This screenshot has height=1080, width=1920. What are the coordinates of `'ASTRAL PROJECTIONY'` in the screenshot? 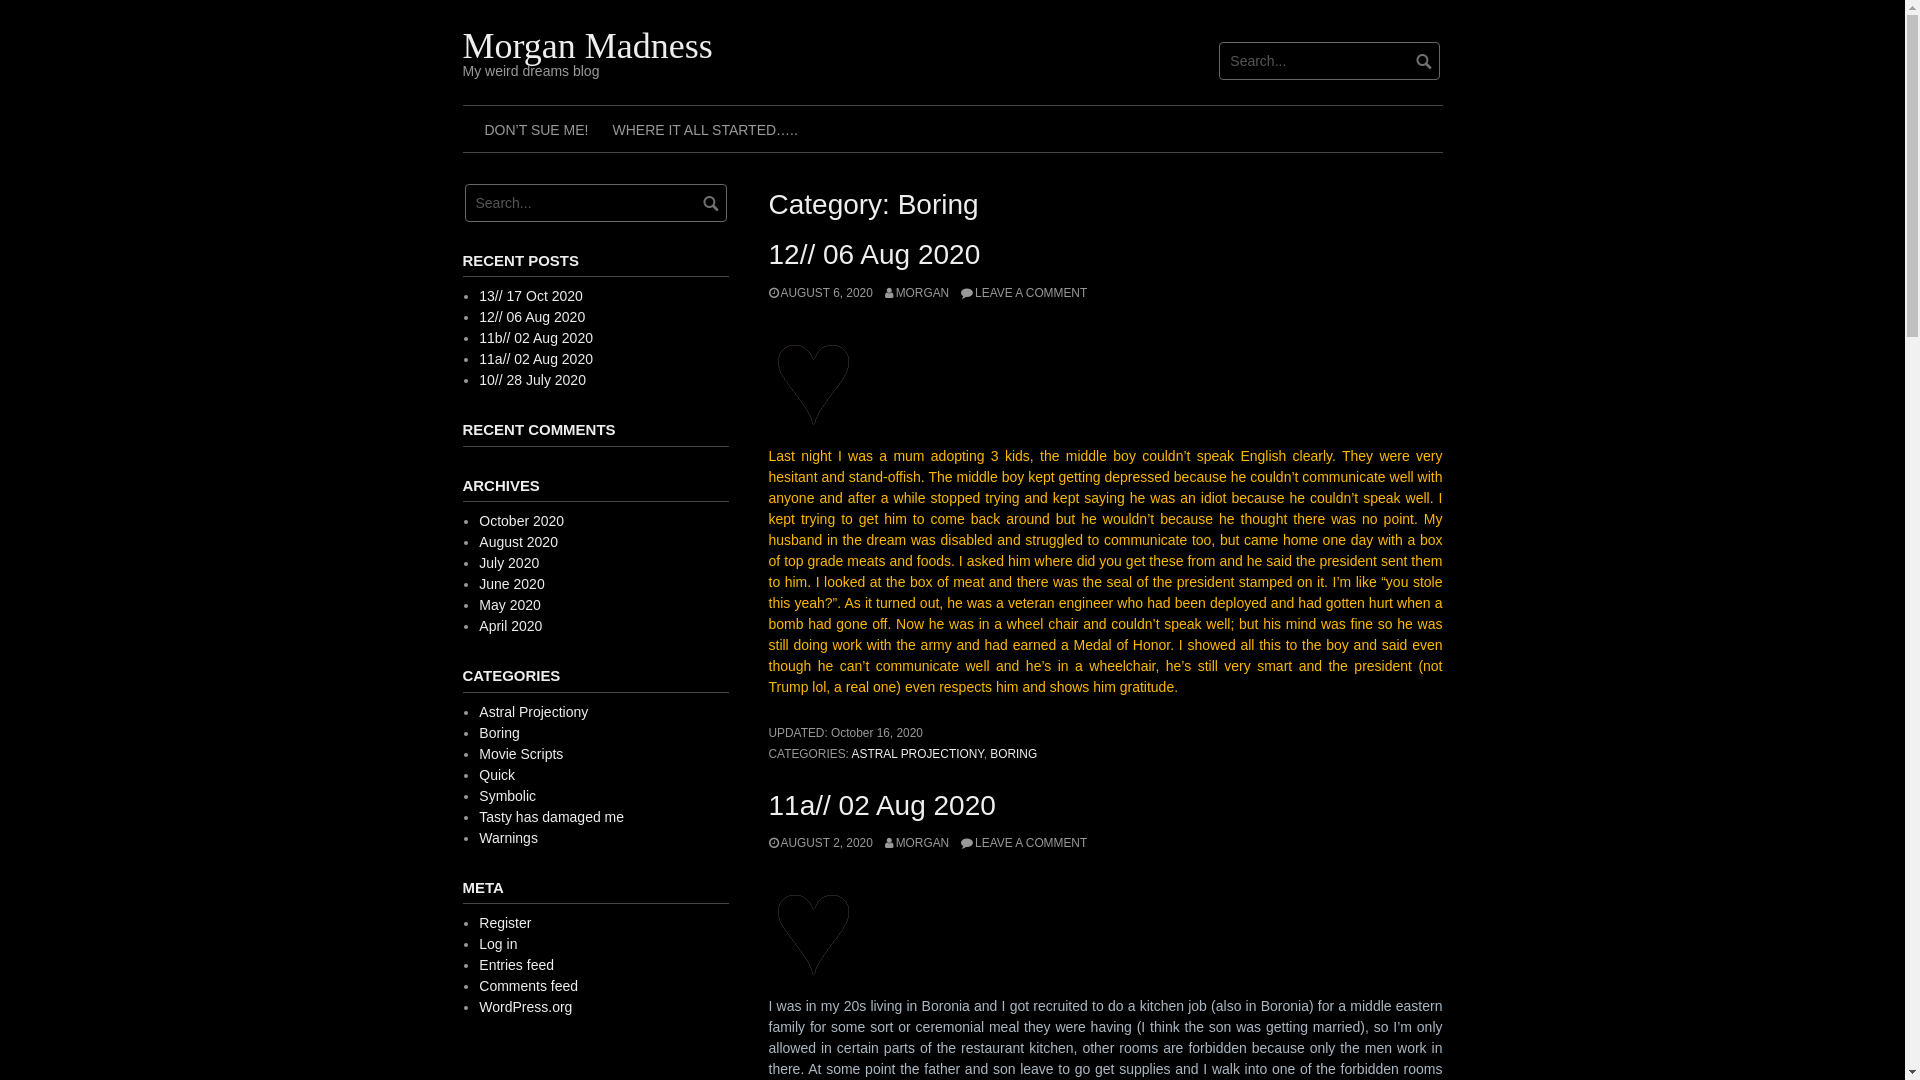 It's located at (916, 753).